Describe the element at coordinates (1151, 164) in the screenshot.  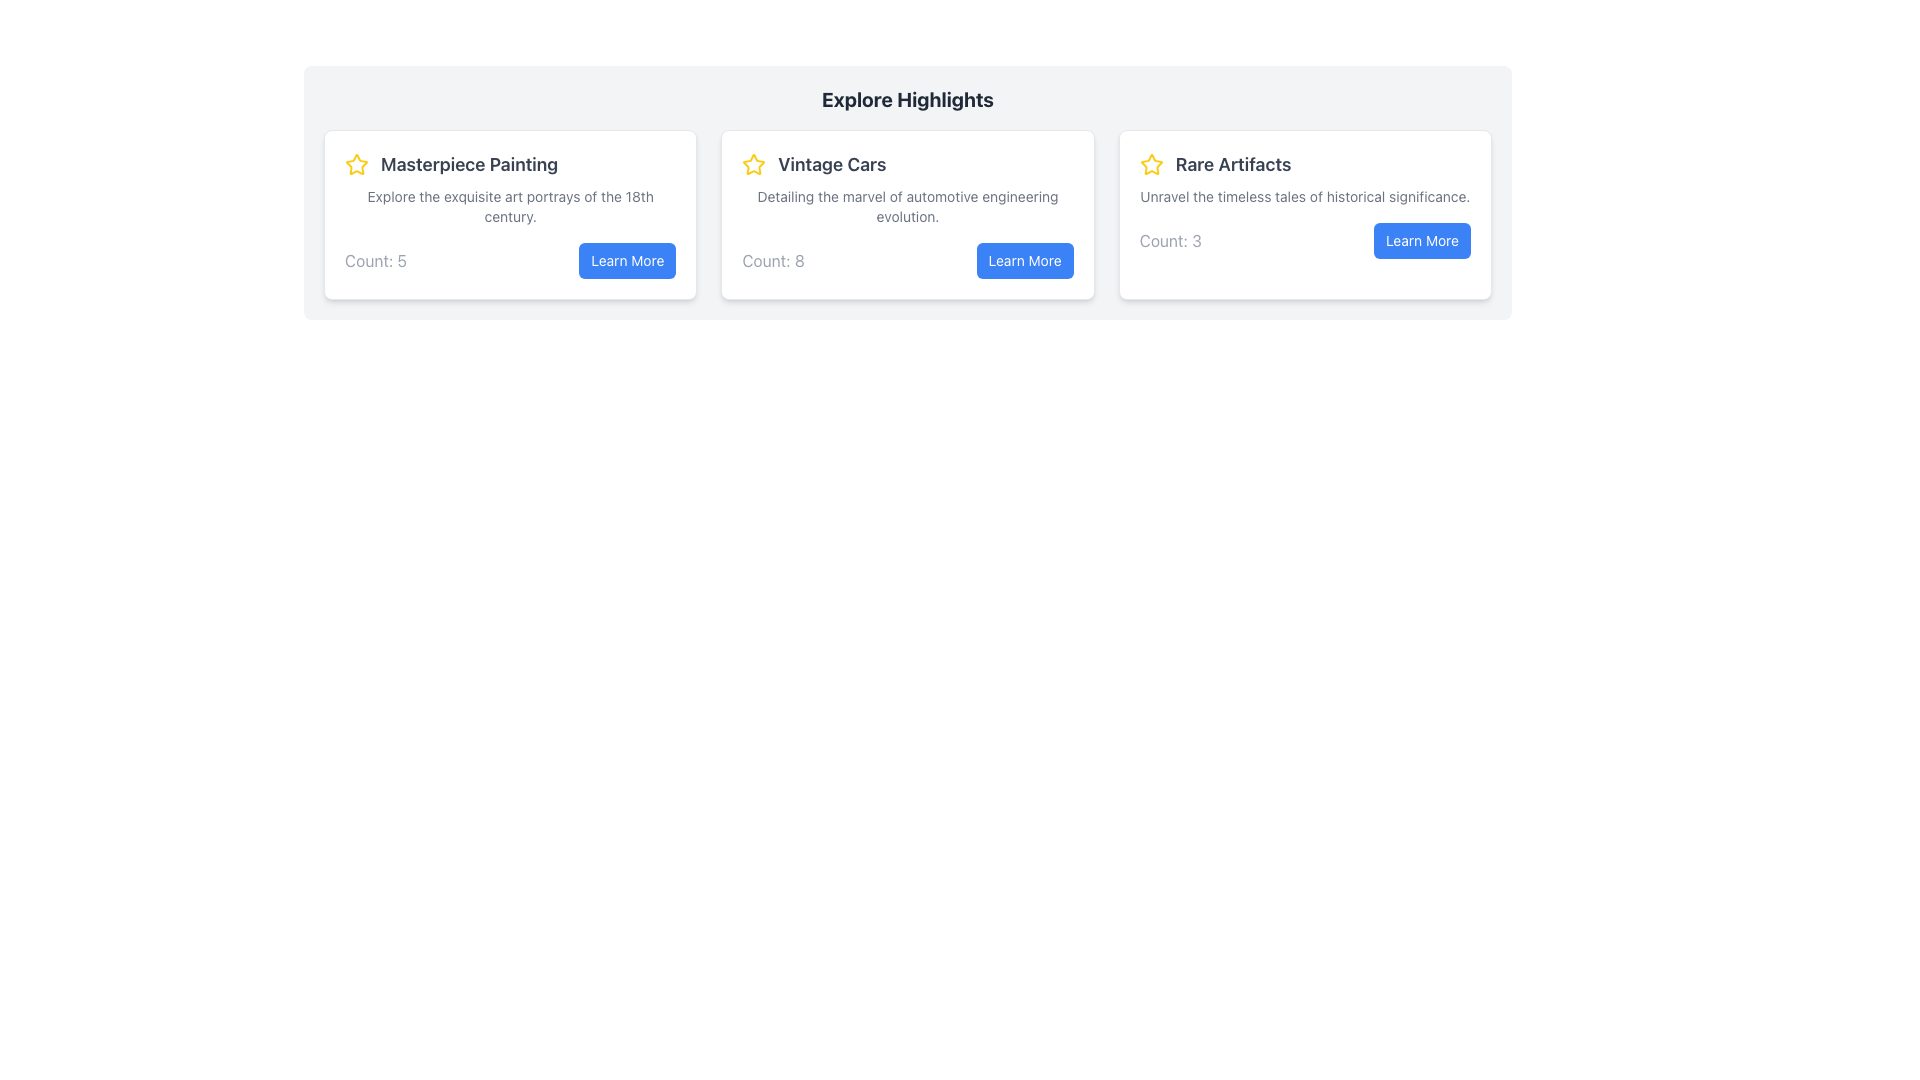
I see `the star icon located to the left of the 'Rare Artifacts' text, which signifies special association with the content` at that location.